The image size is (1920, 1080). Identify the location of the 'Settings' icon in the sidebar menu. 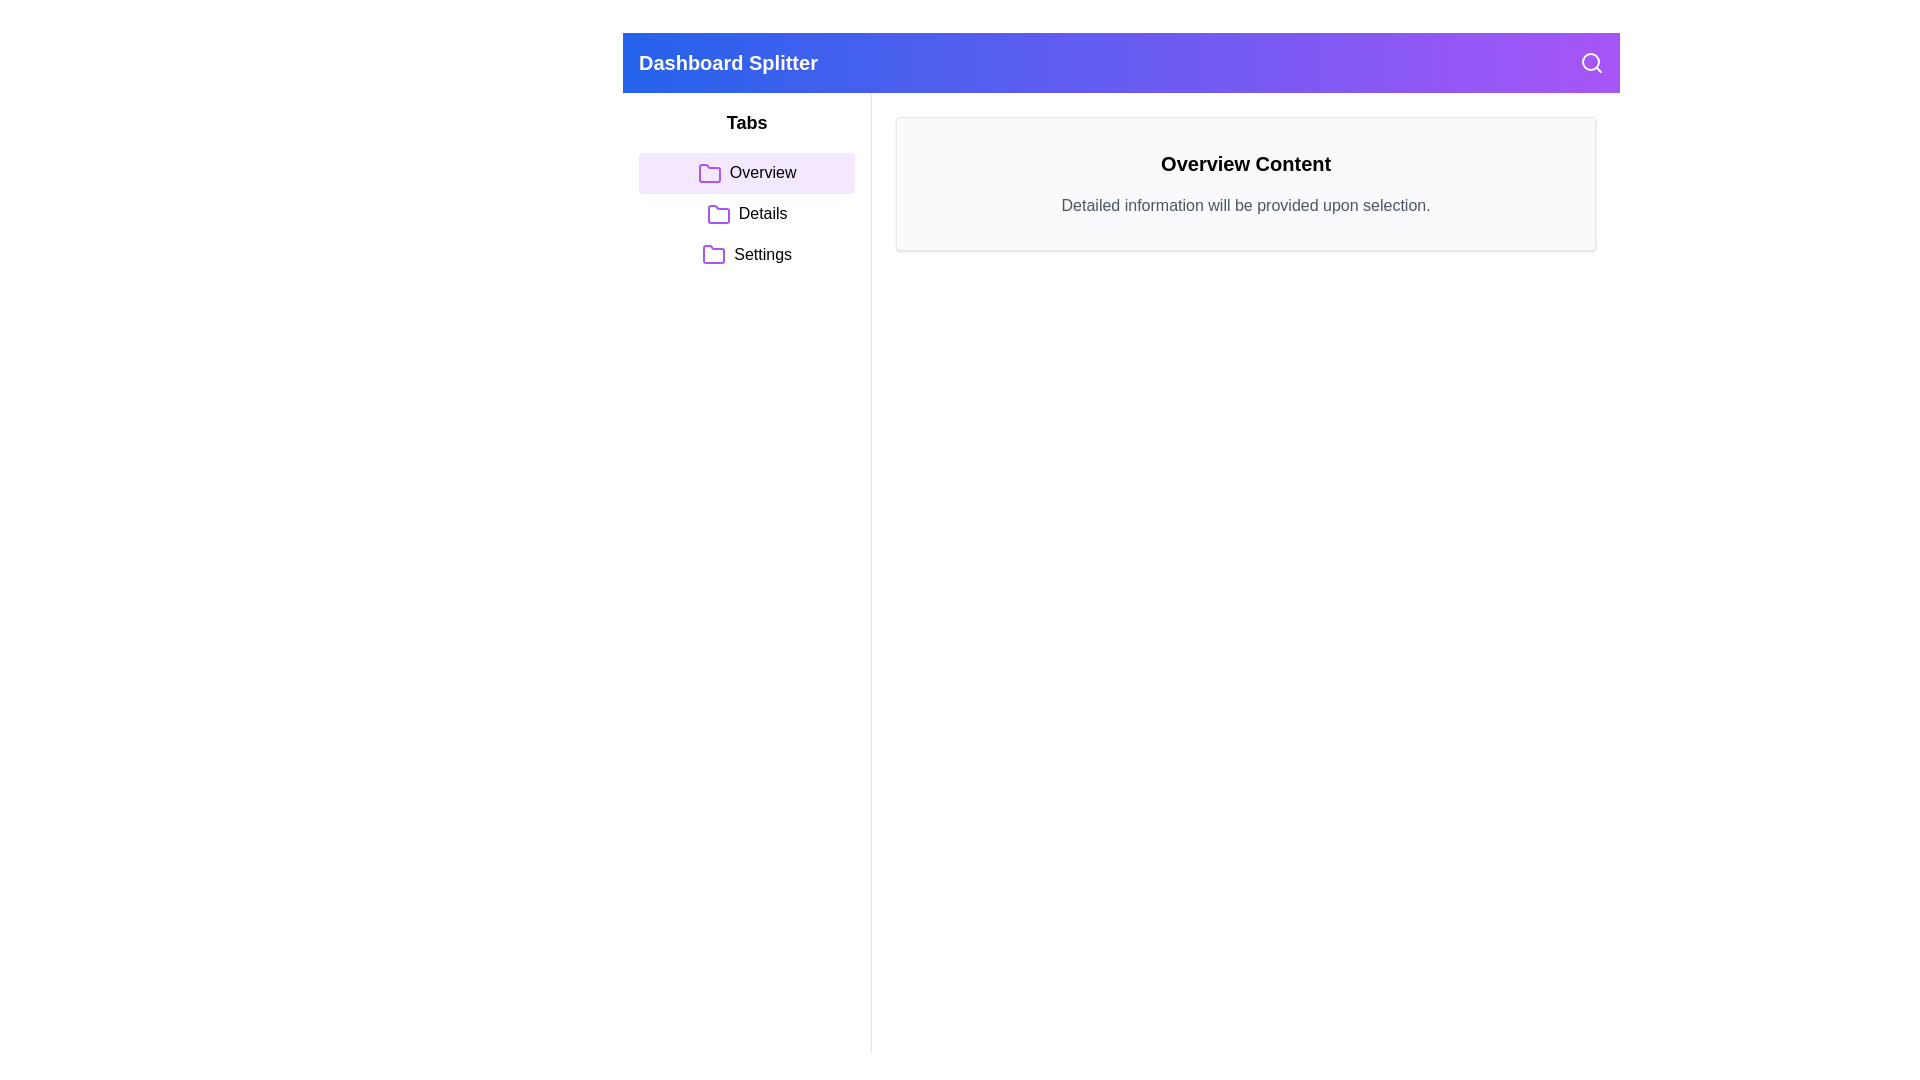
(714, 254).